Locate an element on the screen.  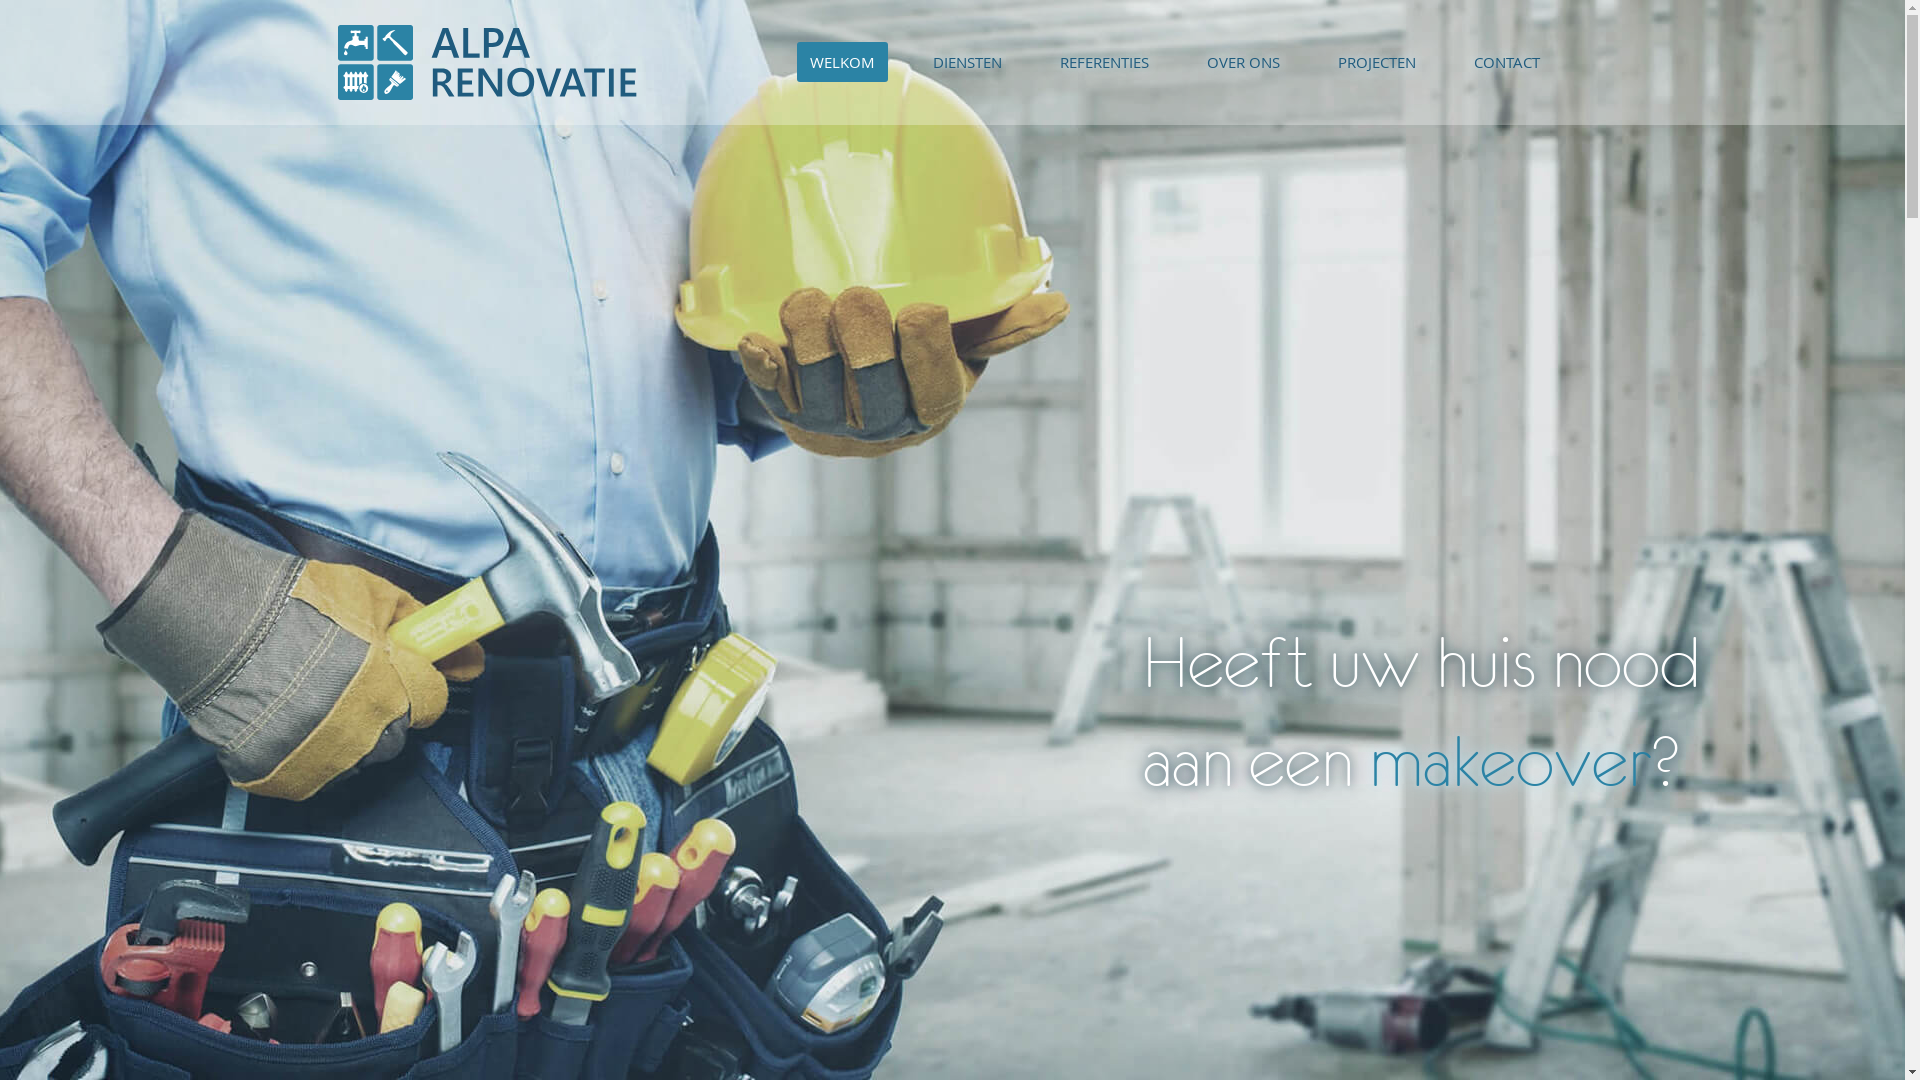
'PROJECTEN' is located at coordinates (1376, 60).